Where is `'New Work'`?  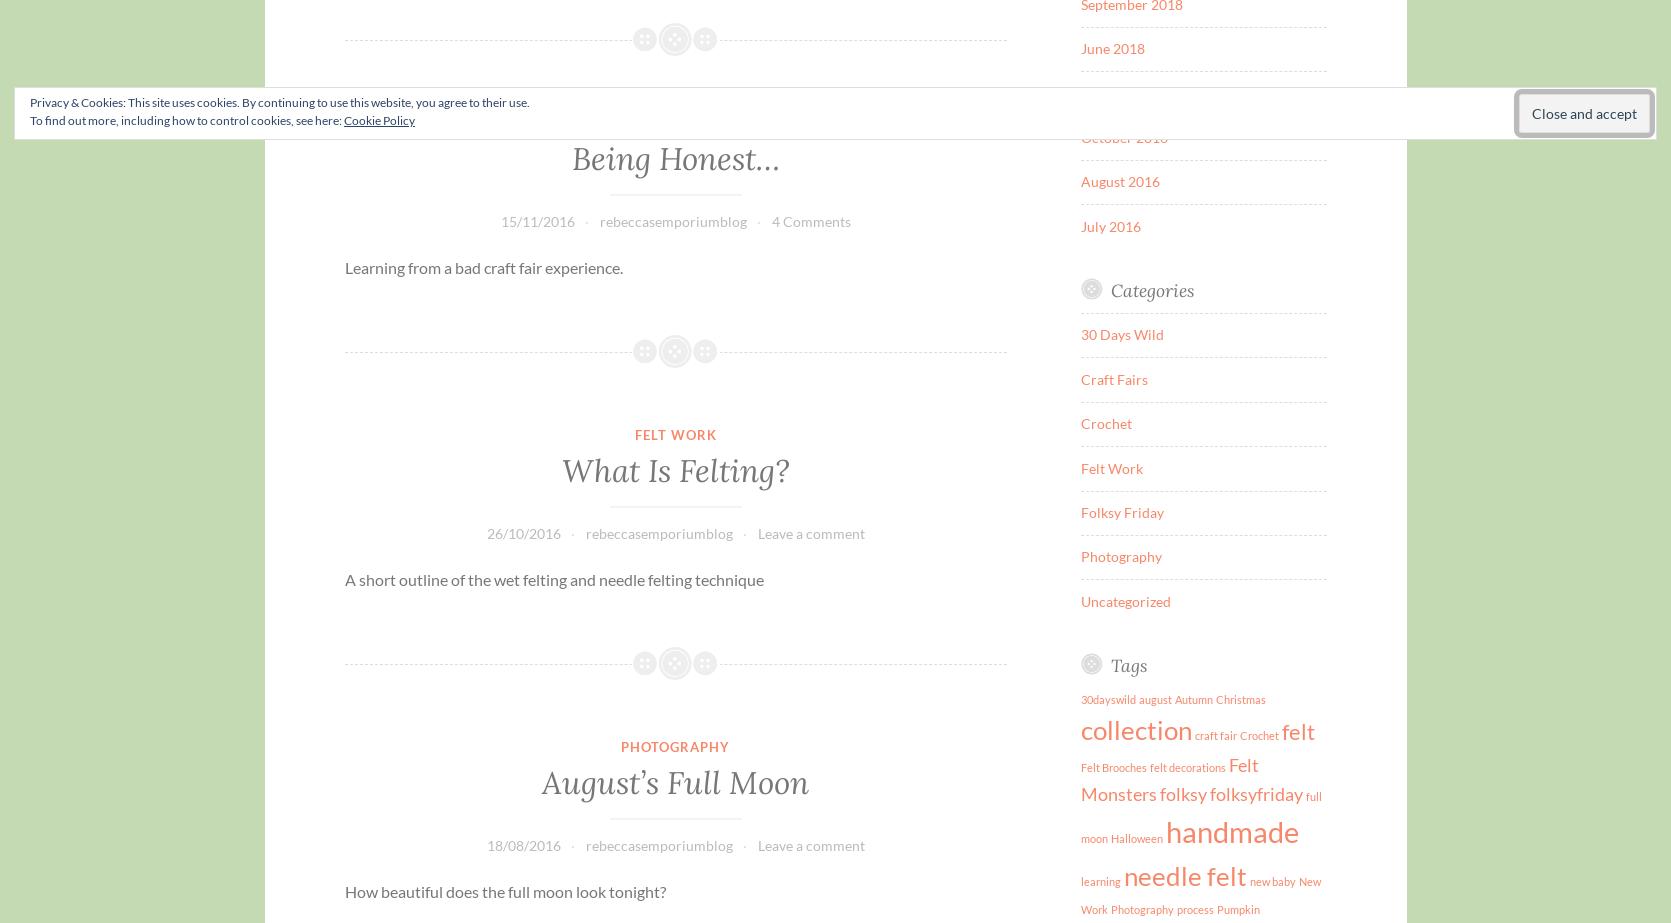
'New Work' is located at coordinates (1200, 893).